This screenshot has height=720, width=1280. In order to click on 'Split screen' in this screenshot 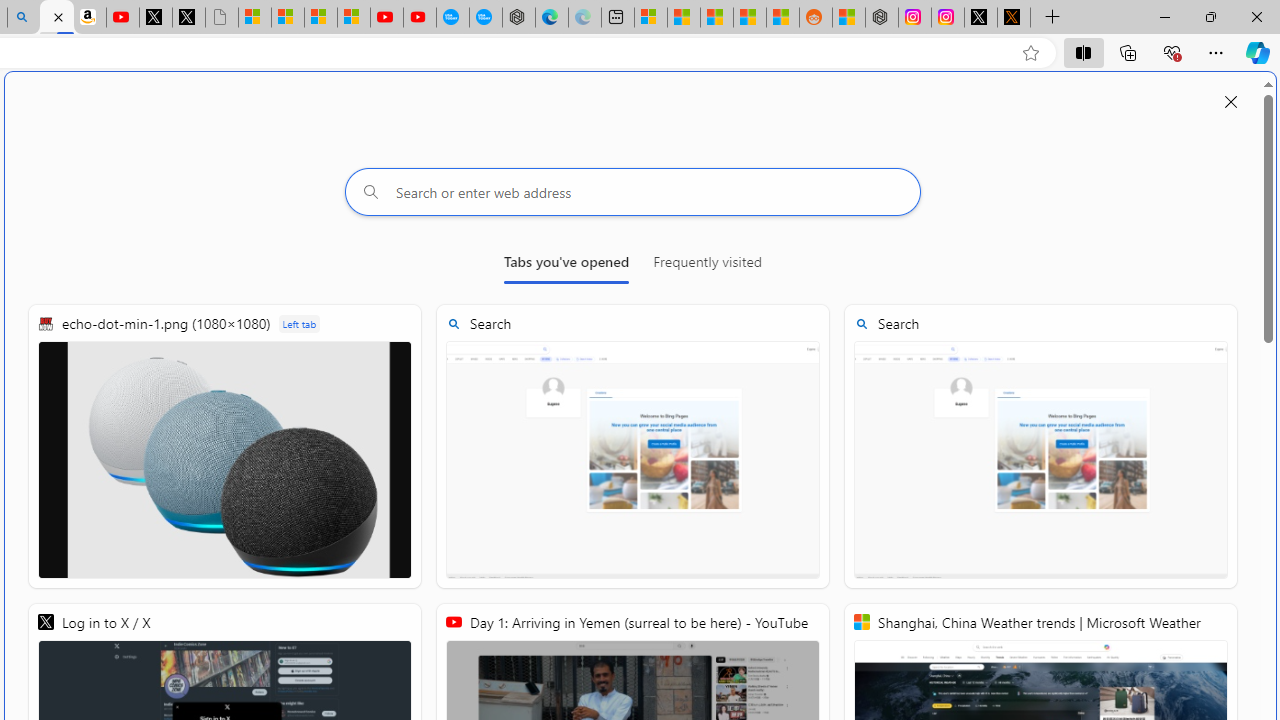, I will do `click(1082, 51)`.